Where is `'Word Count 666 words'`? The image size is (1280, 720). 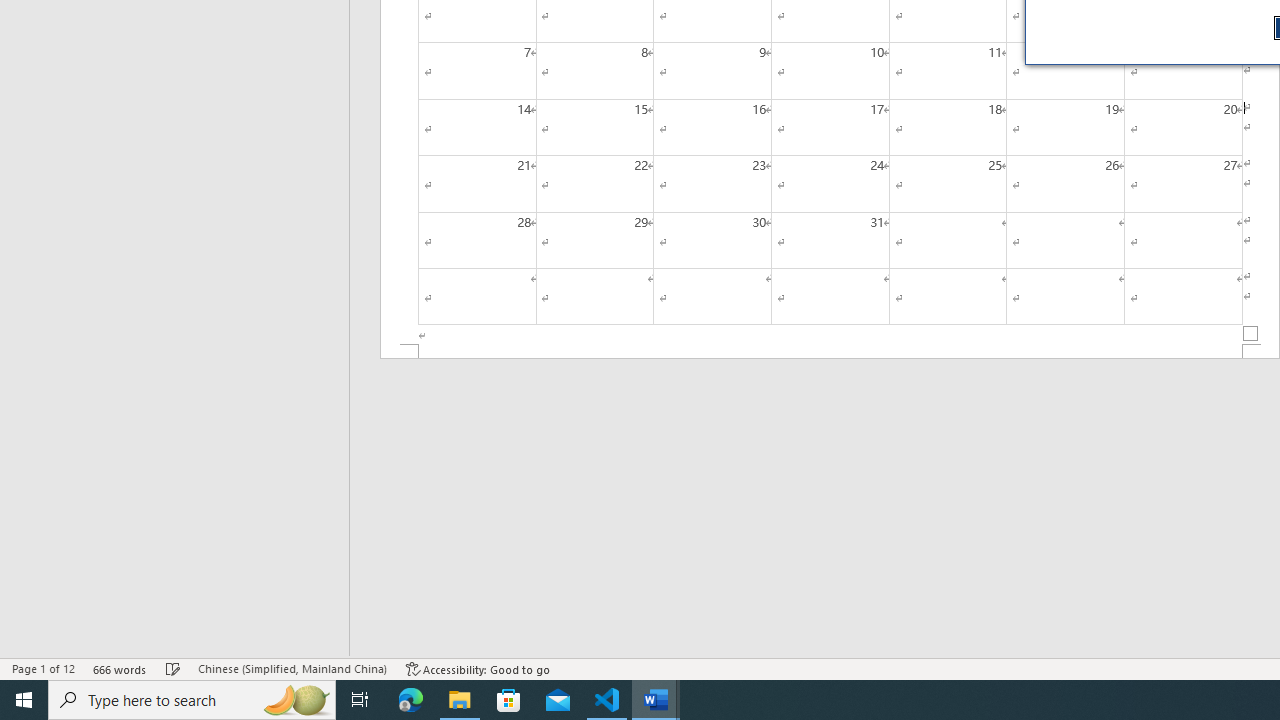
'Word Count 666 words' is located at coordinates (119, 669).